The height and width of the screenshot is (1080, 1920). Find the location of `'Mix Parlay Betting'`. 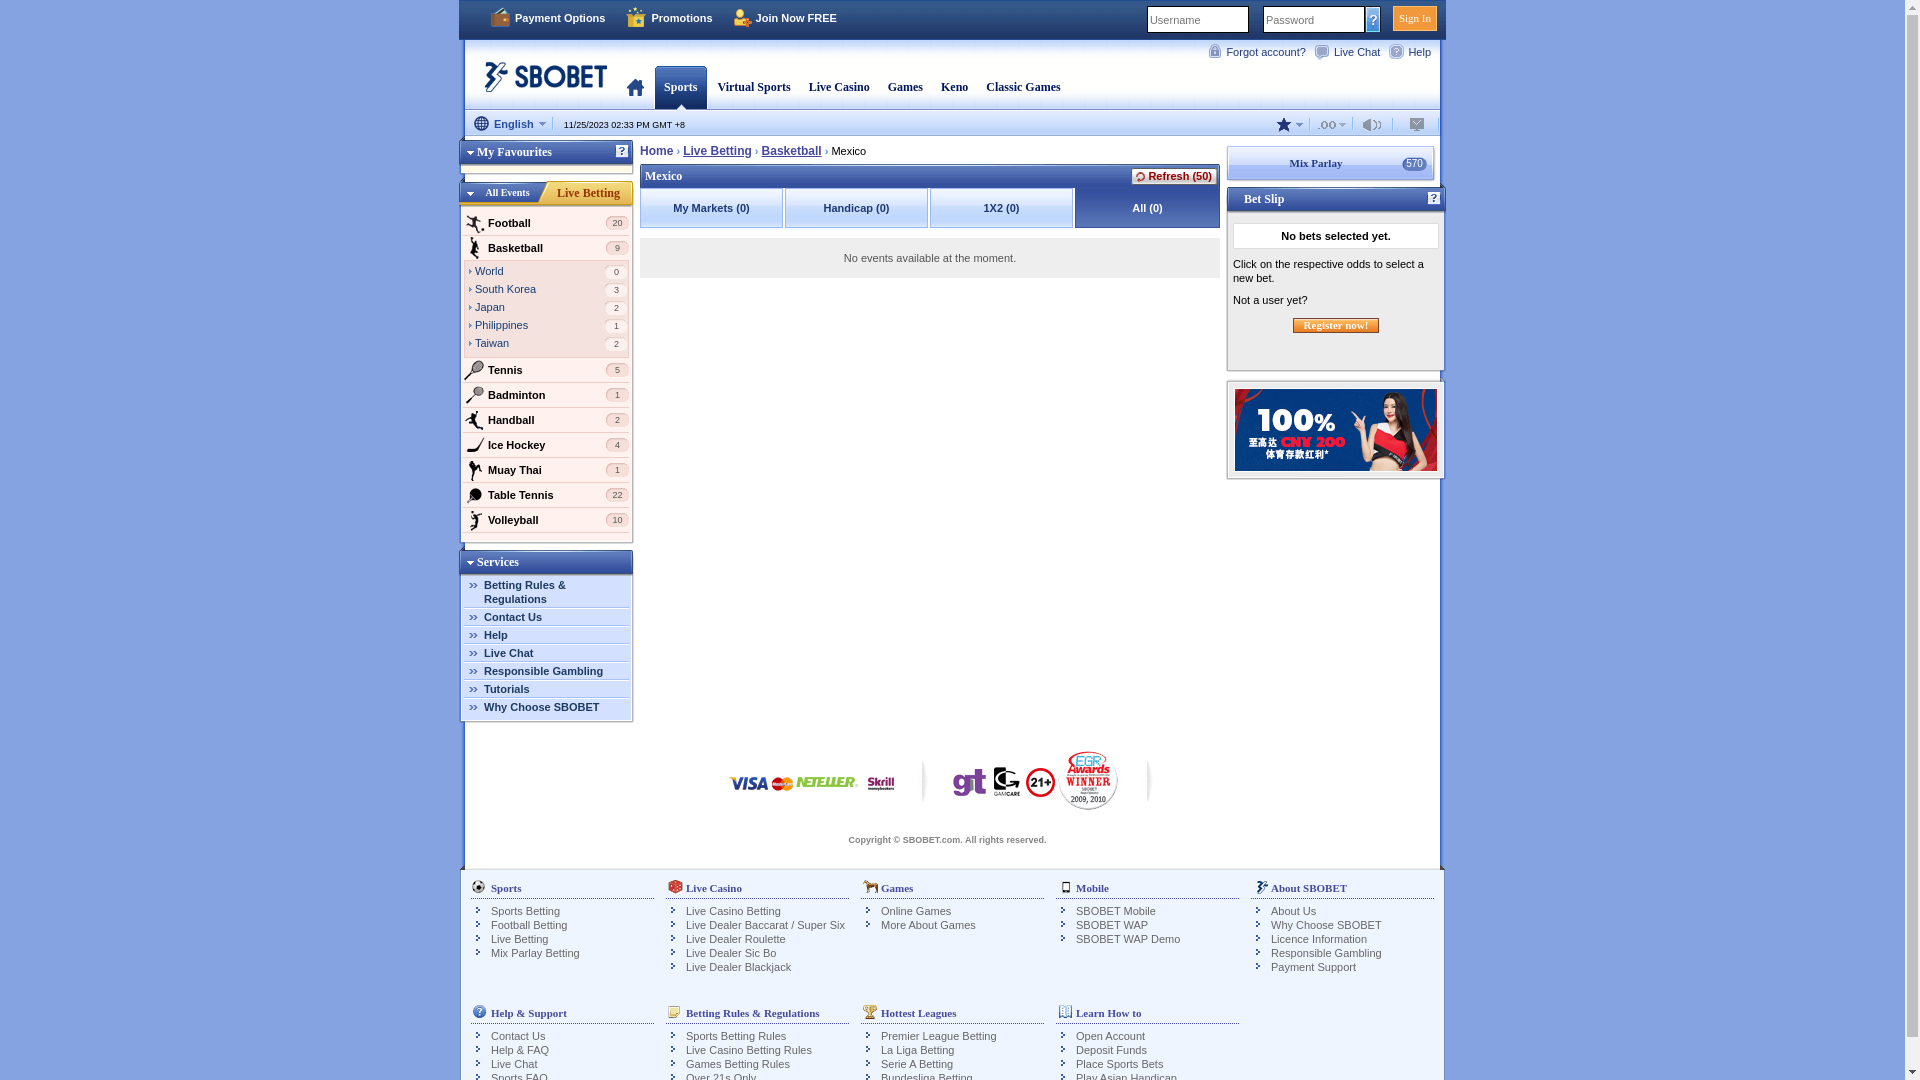

'Mix Parlay Betting' is located at coordinates (535, 951).